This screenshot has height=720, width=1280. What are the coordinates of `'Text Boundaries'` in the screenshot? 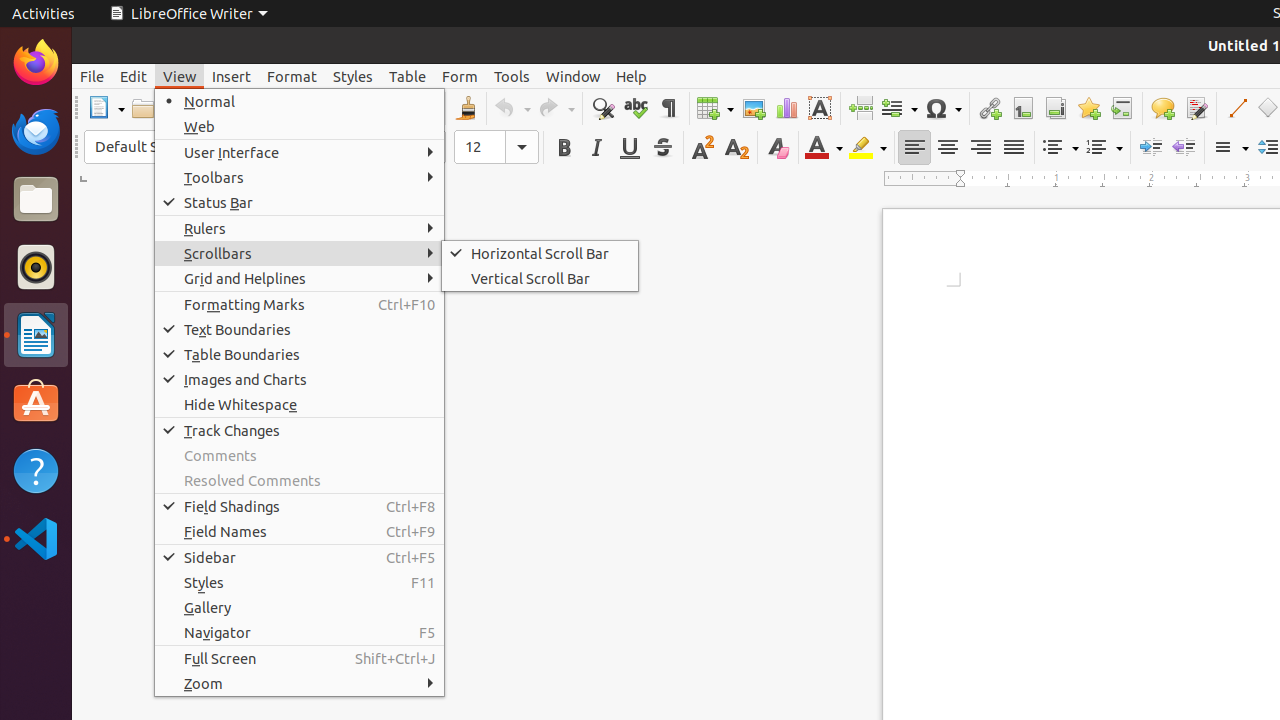 It's located at (298, 328).